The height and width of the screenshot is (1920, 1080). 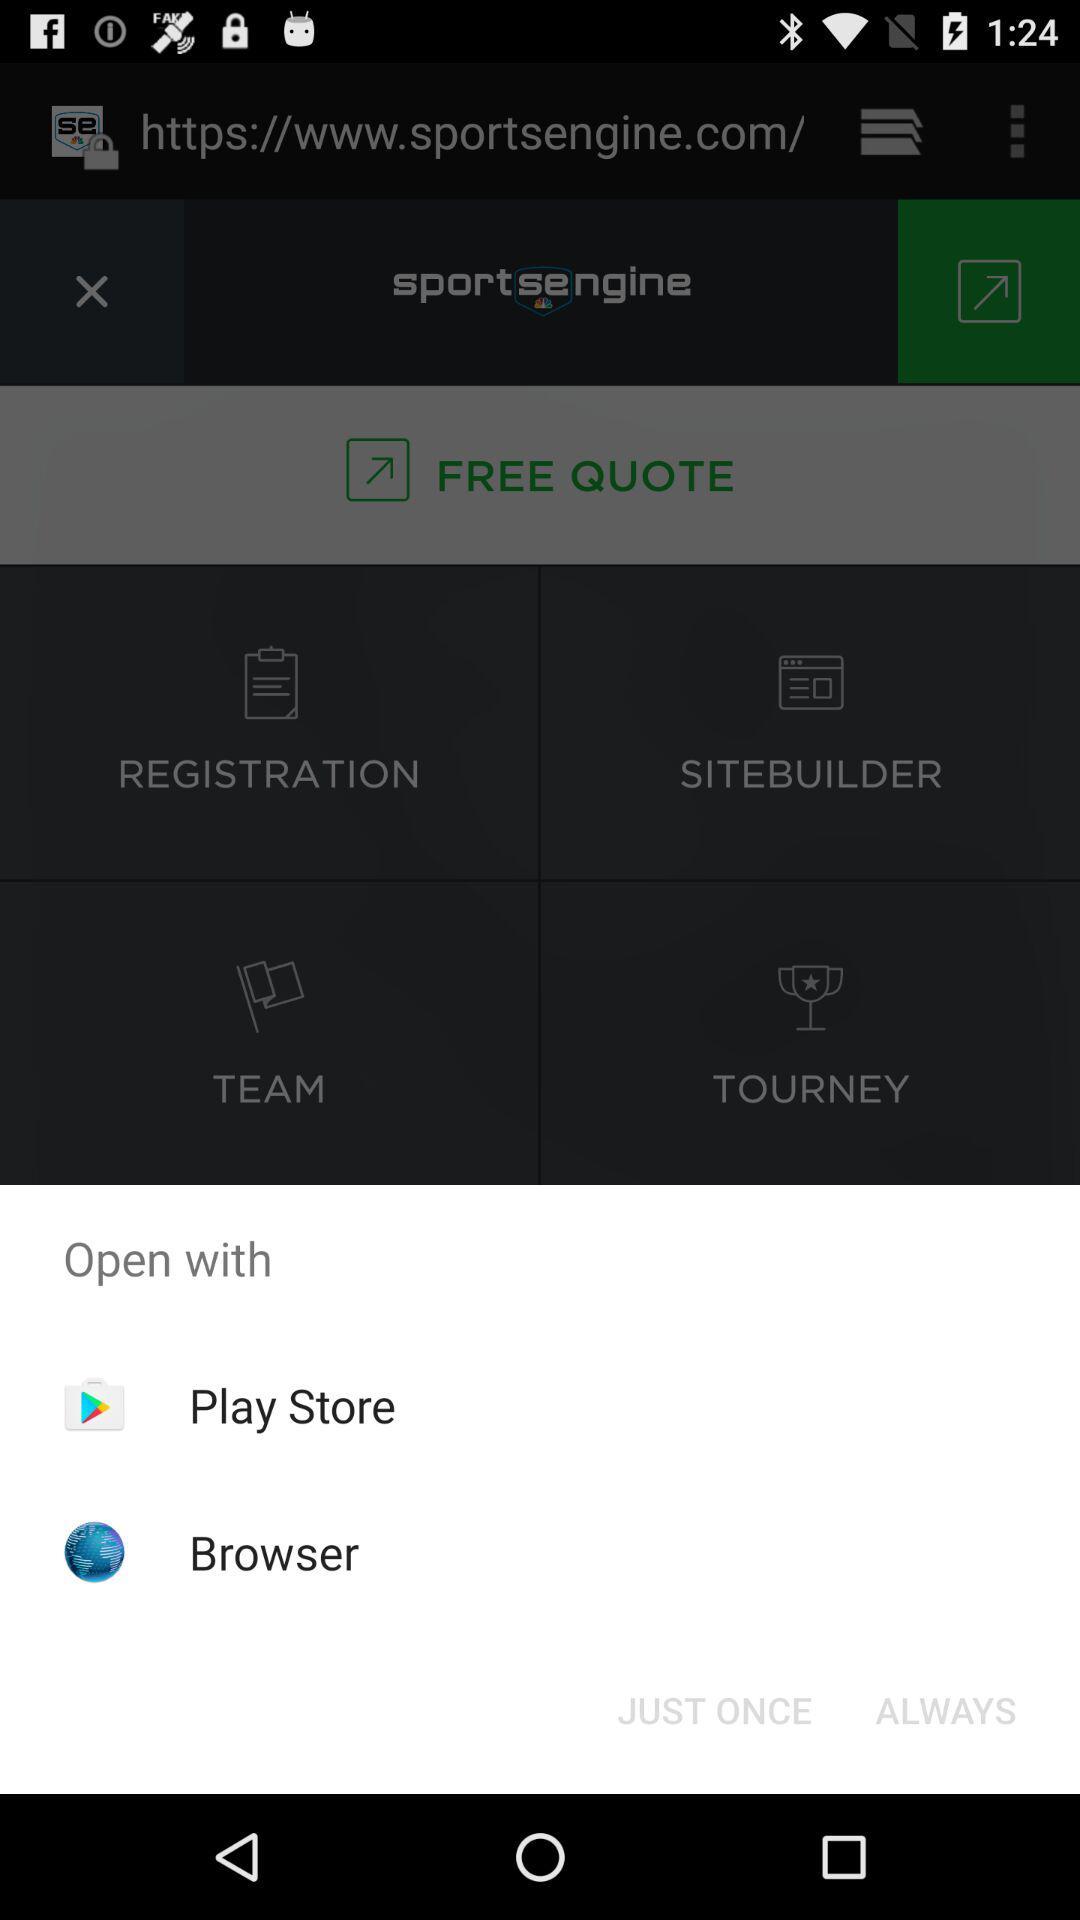 I want to click on the browser icon, so click(x=274, y=1551).